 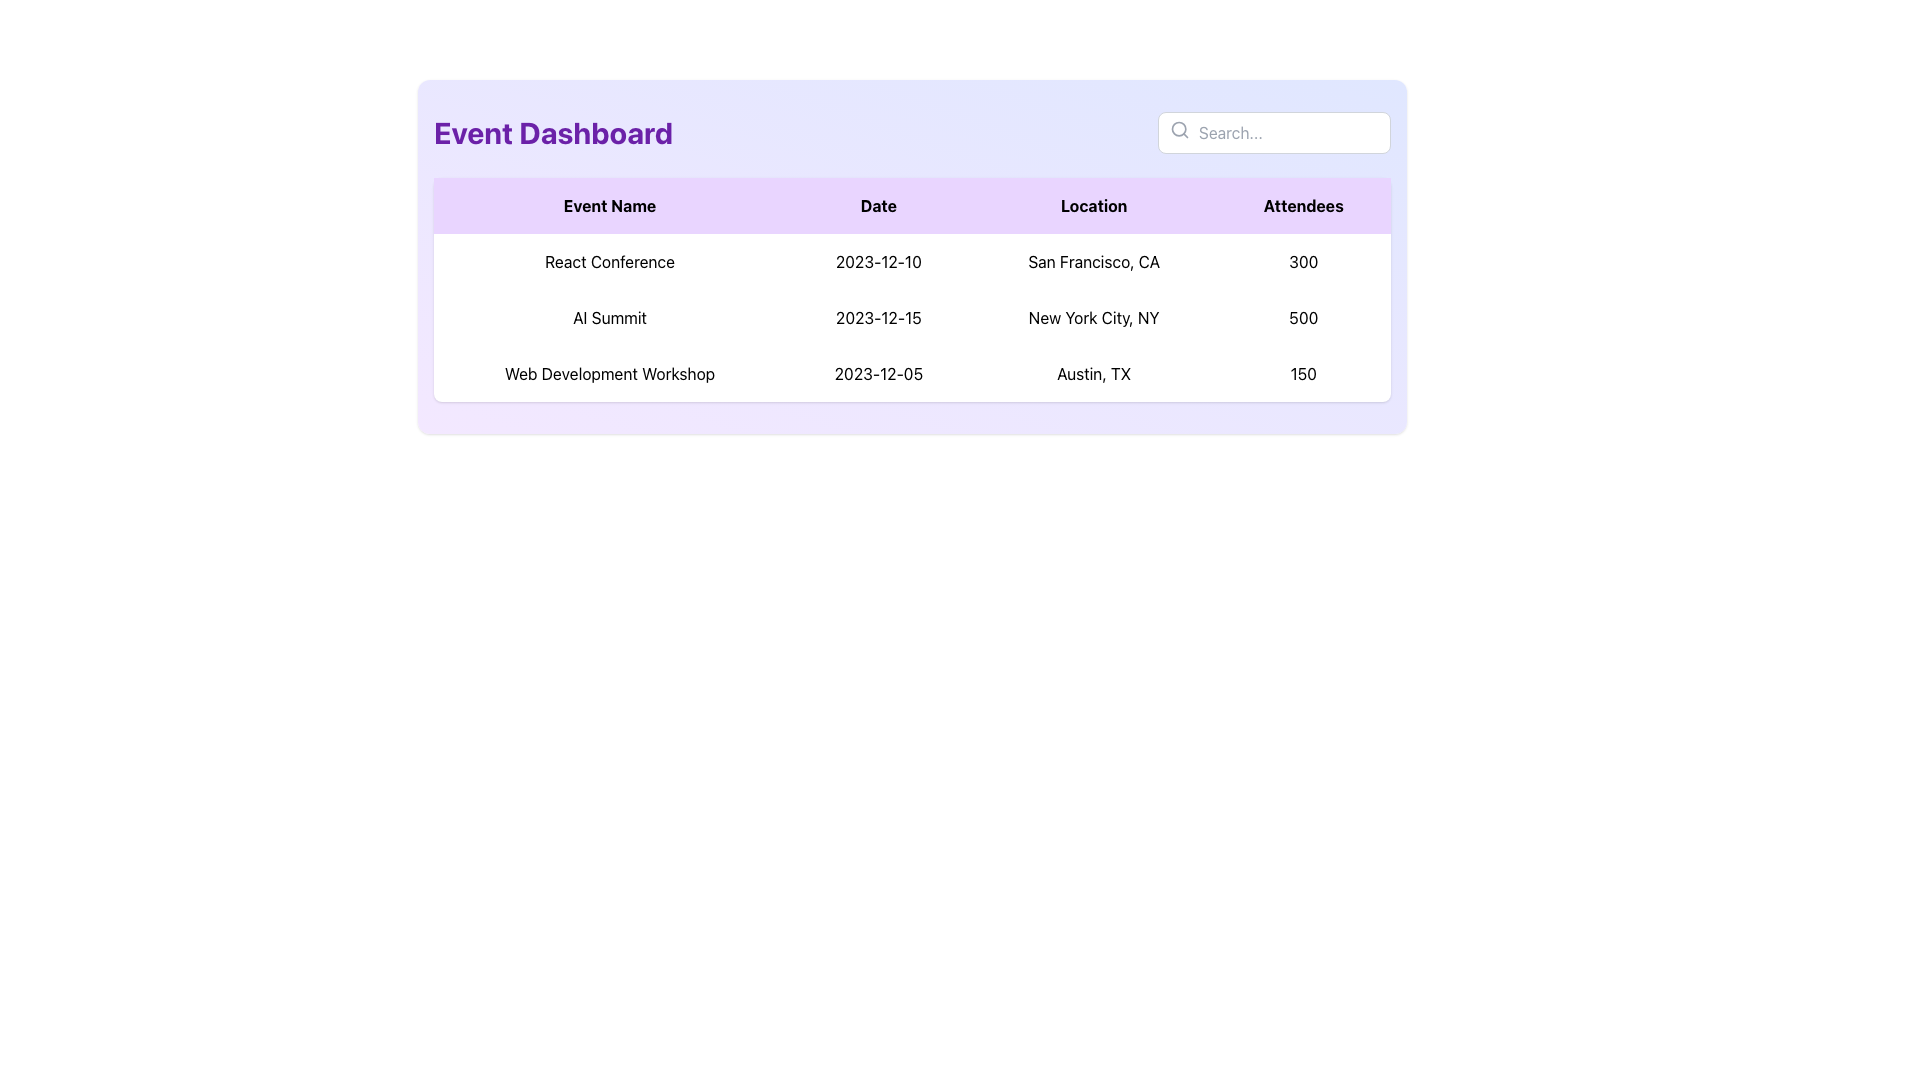 I want to click on the text component displaying the date '2023-12-05' under the 'Date' column of the 'Web Development Workshop' row in the events table, so click(x=878, y=374).